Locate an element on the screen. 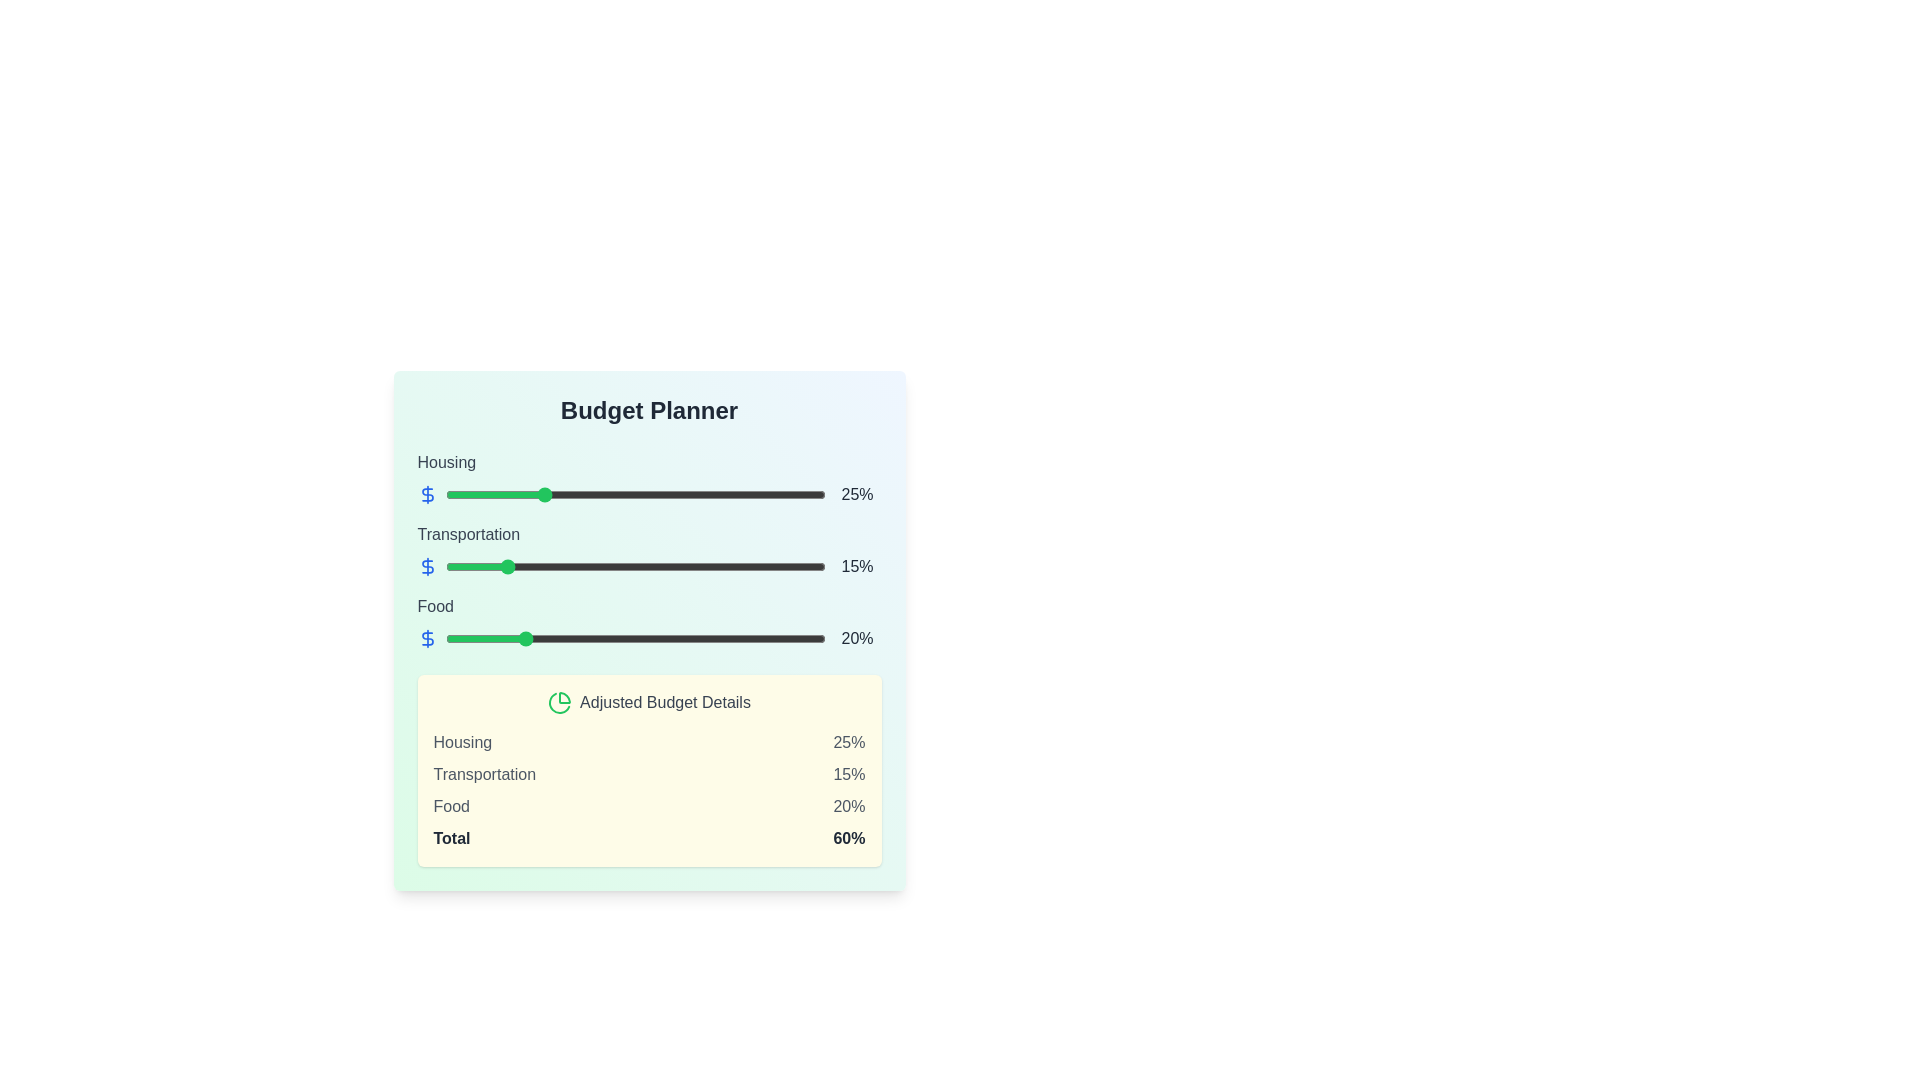 The height and width of the screenshot is (1080, 1920). the 'Transportation' slider is located at coordinates (752, 567).